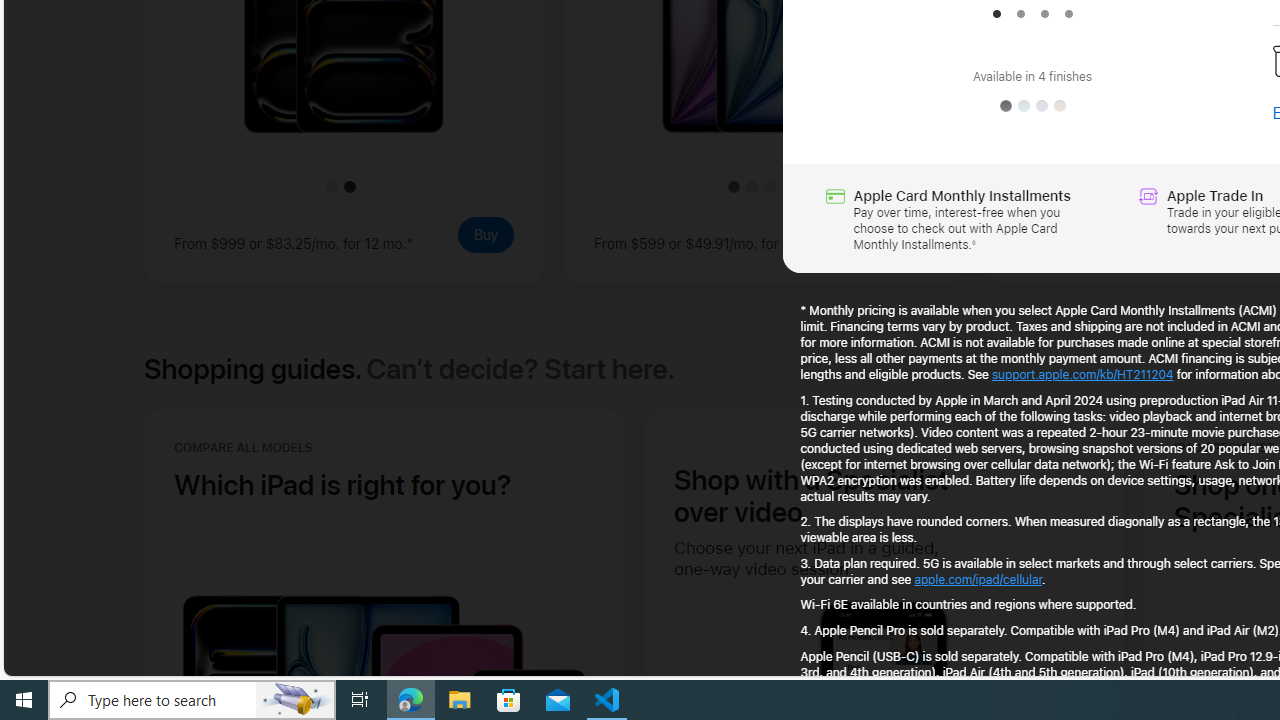  What do you see at coordinates (978, 579) in the screenshot?
I see `'apple.com/ipad/cellular'` at bounding box center [978, 579].